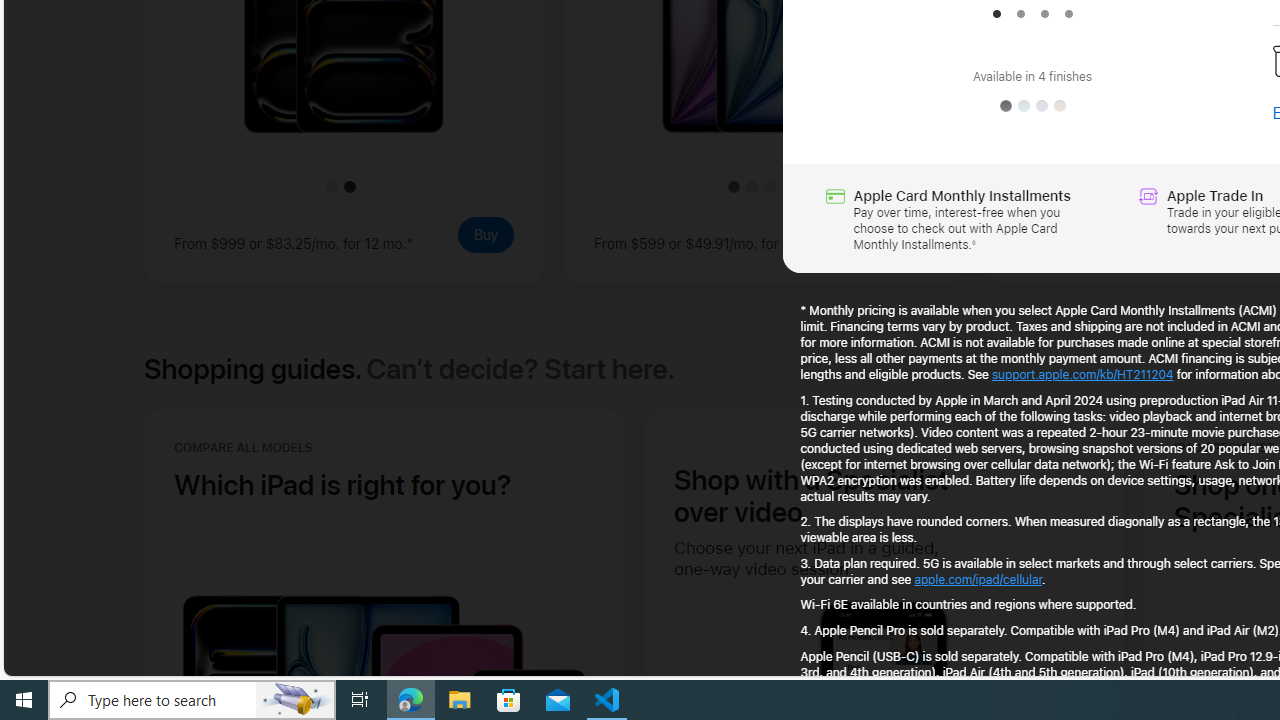  What do you see at coordinates (978, 579) in the screenshot?
I see `'apple.com/ipad/cellular'` at bounding box center [978, 579].